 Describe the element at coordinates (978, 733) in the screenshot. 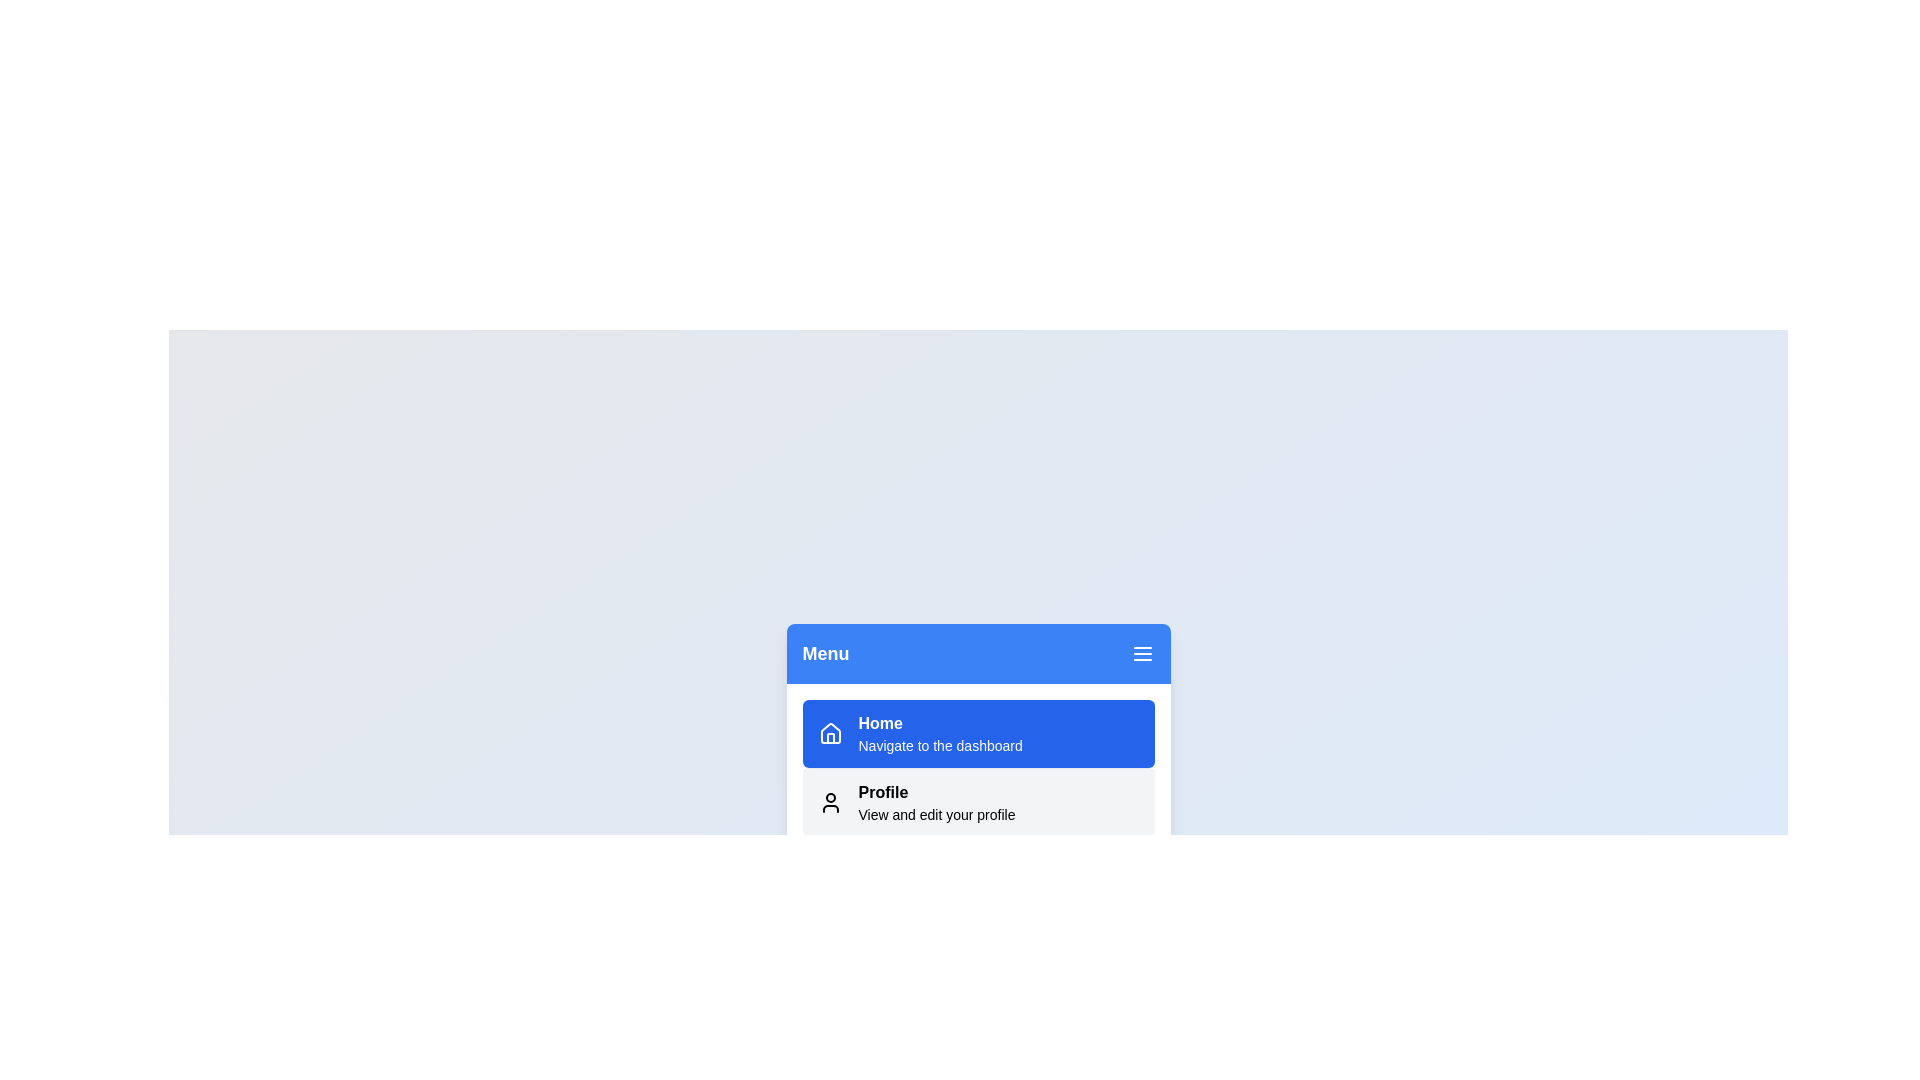

I see `the menu option Home to navigate to the respective section` at that location.